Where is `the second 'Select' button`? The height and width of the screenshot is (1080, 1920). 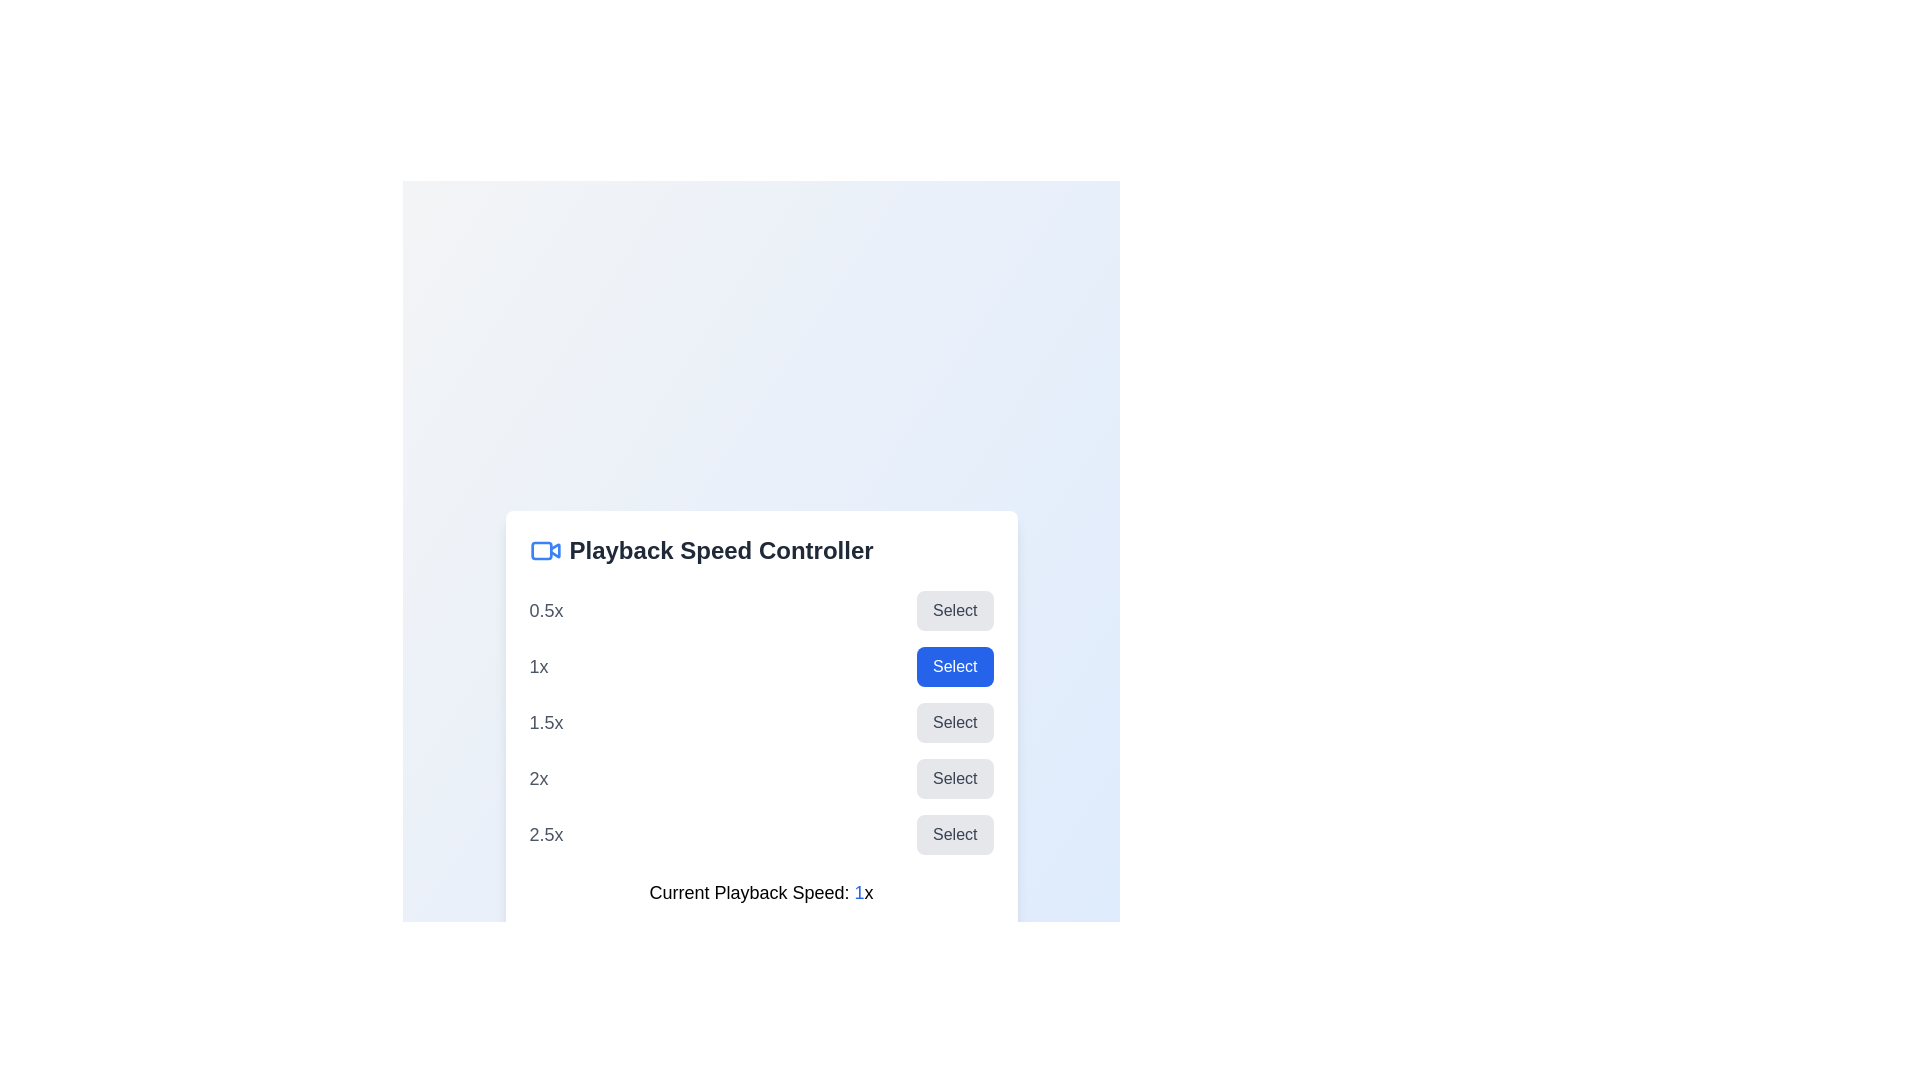
the second 'Select' button is located at coordinates (954, 667).